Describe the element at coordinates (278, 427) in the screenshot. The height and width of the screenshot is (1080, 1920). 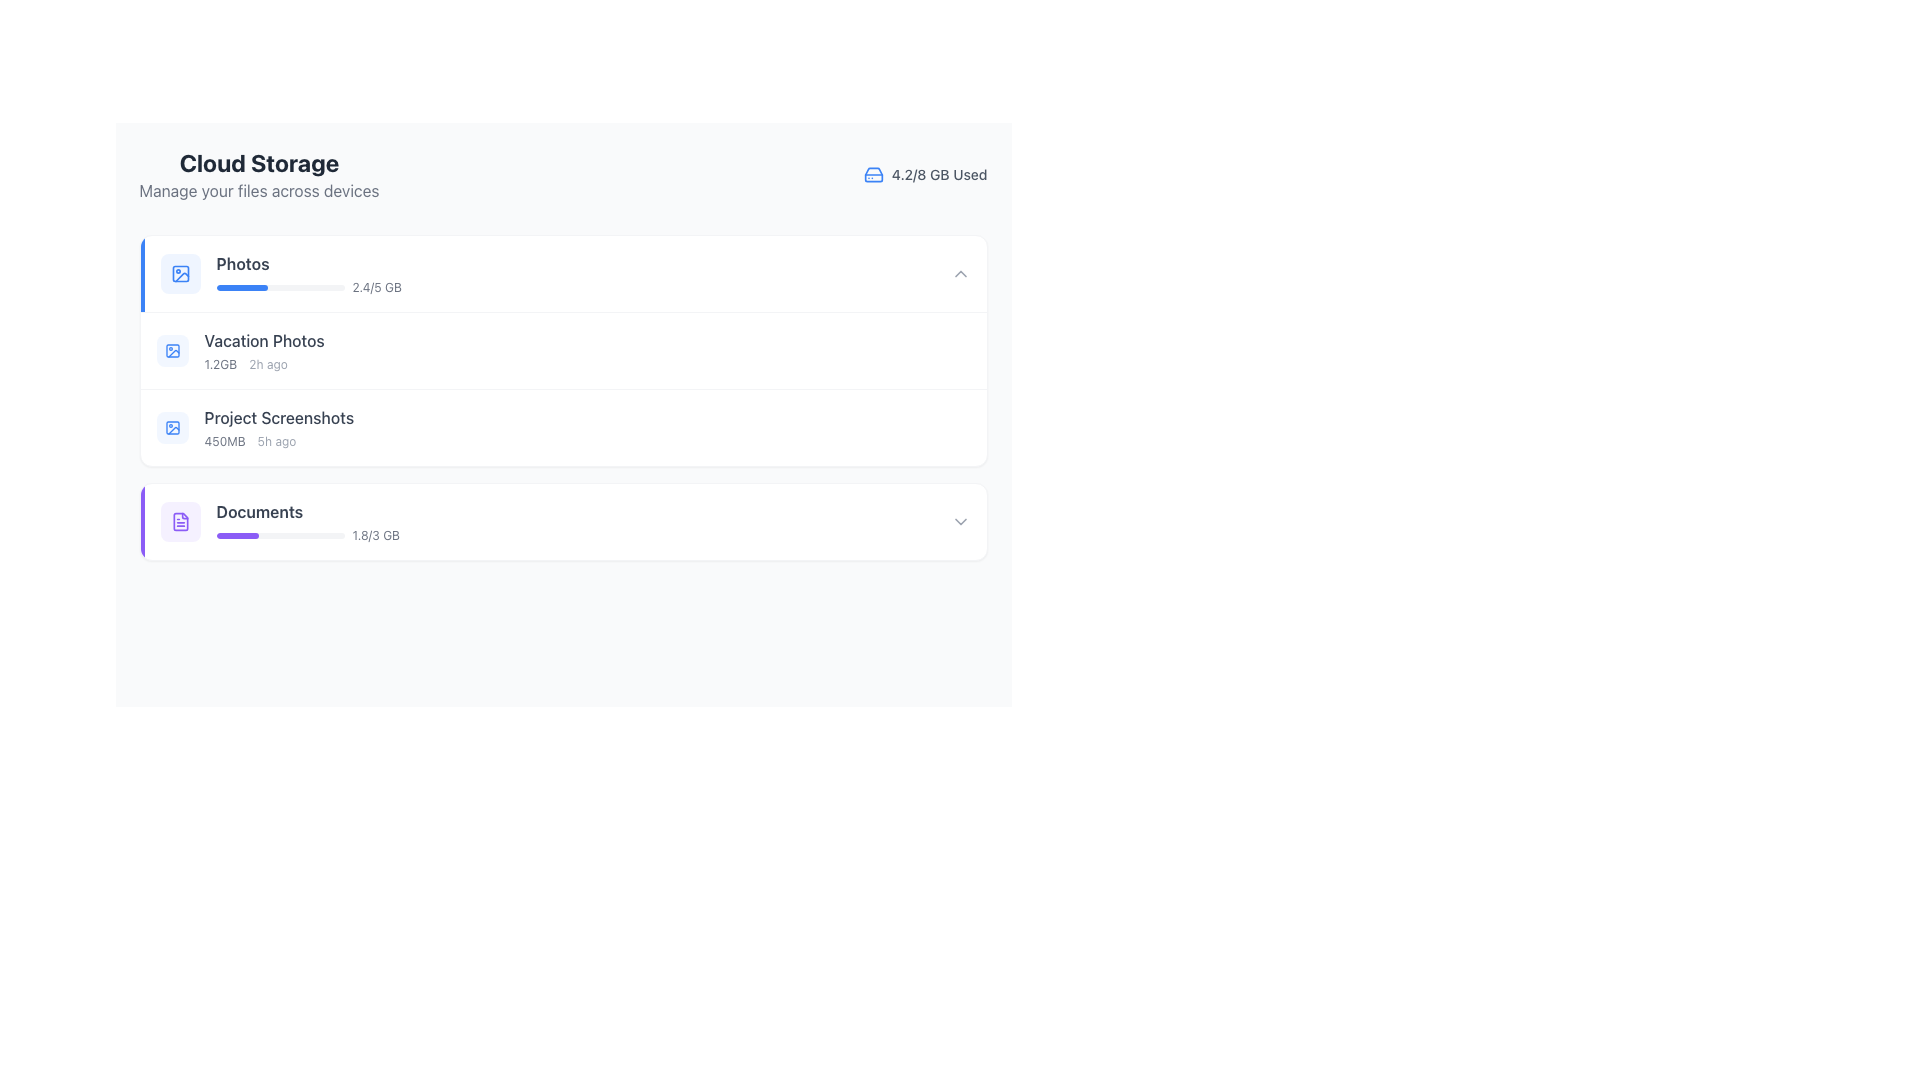
I see `the information displayed in the third Information Display Block under the 'Cloud Storage' section, which shows details about a storage item including its title, size, and last modification time` at that location.